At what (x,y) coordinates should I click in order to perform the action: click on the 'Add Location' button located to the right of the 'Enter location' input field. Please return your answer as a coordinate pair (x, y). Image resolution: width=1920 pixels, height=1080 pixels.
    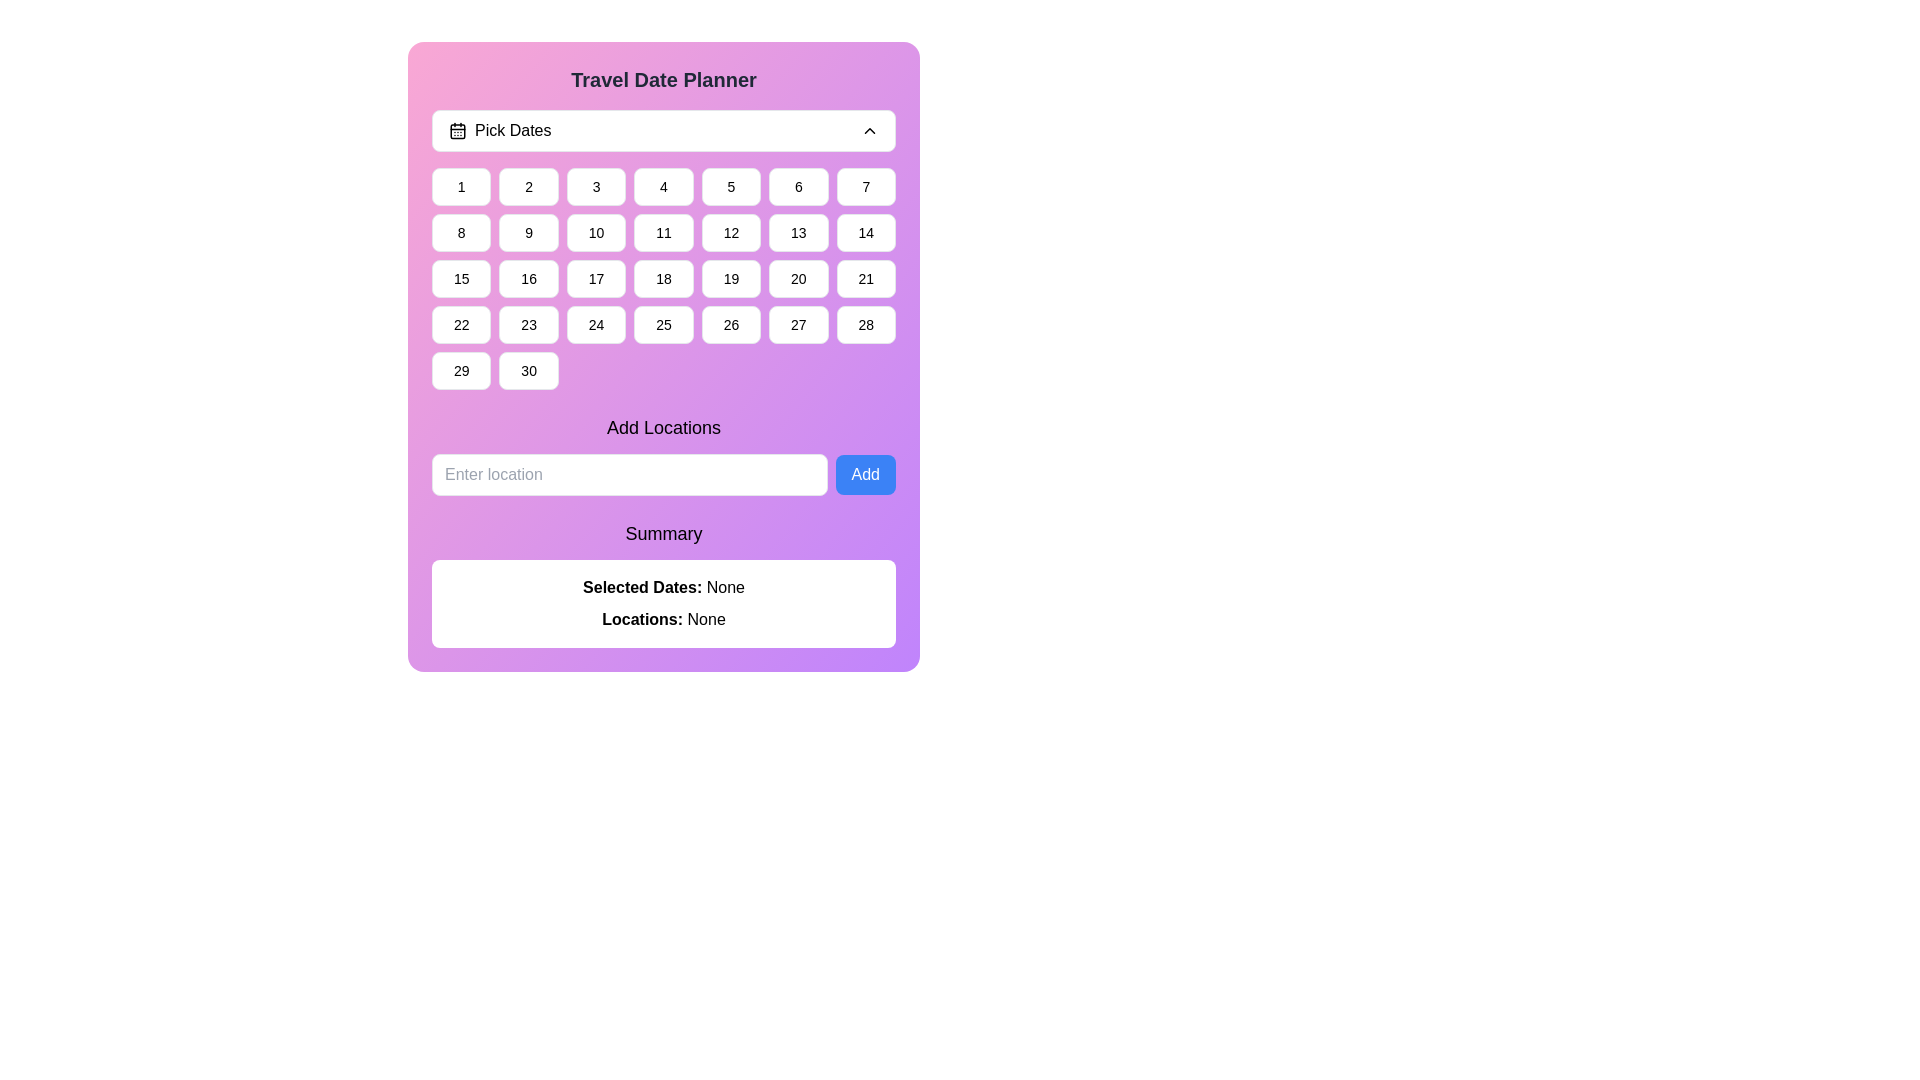
    Looking at the image, I should click on (865, 474).